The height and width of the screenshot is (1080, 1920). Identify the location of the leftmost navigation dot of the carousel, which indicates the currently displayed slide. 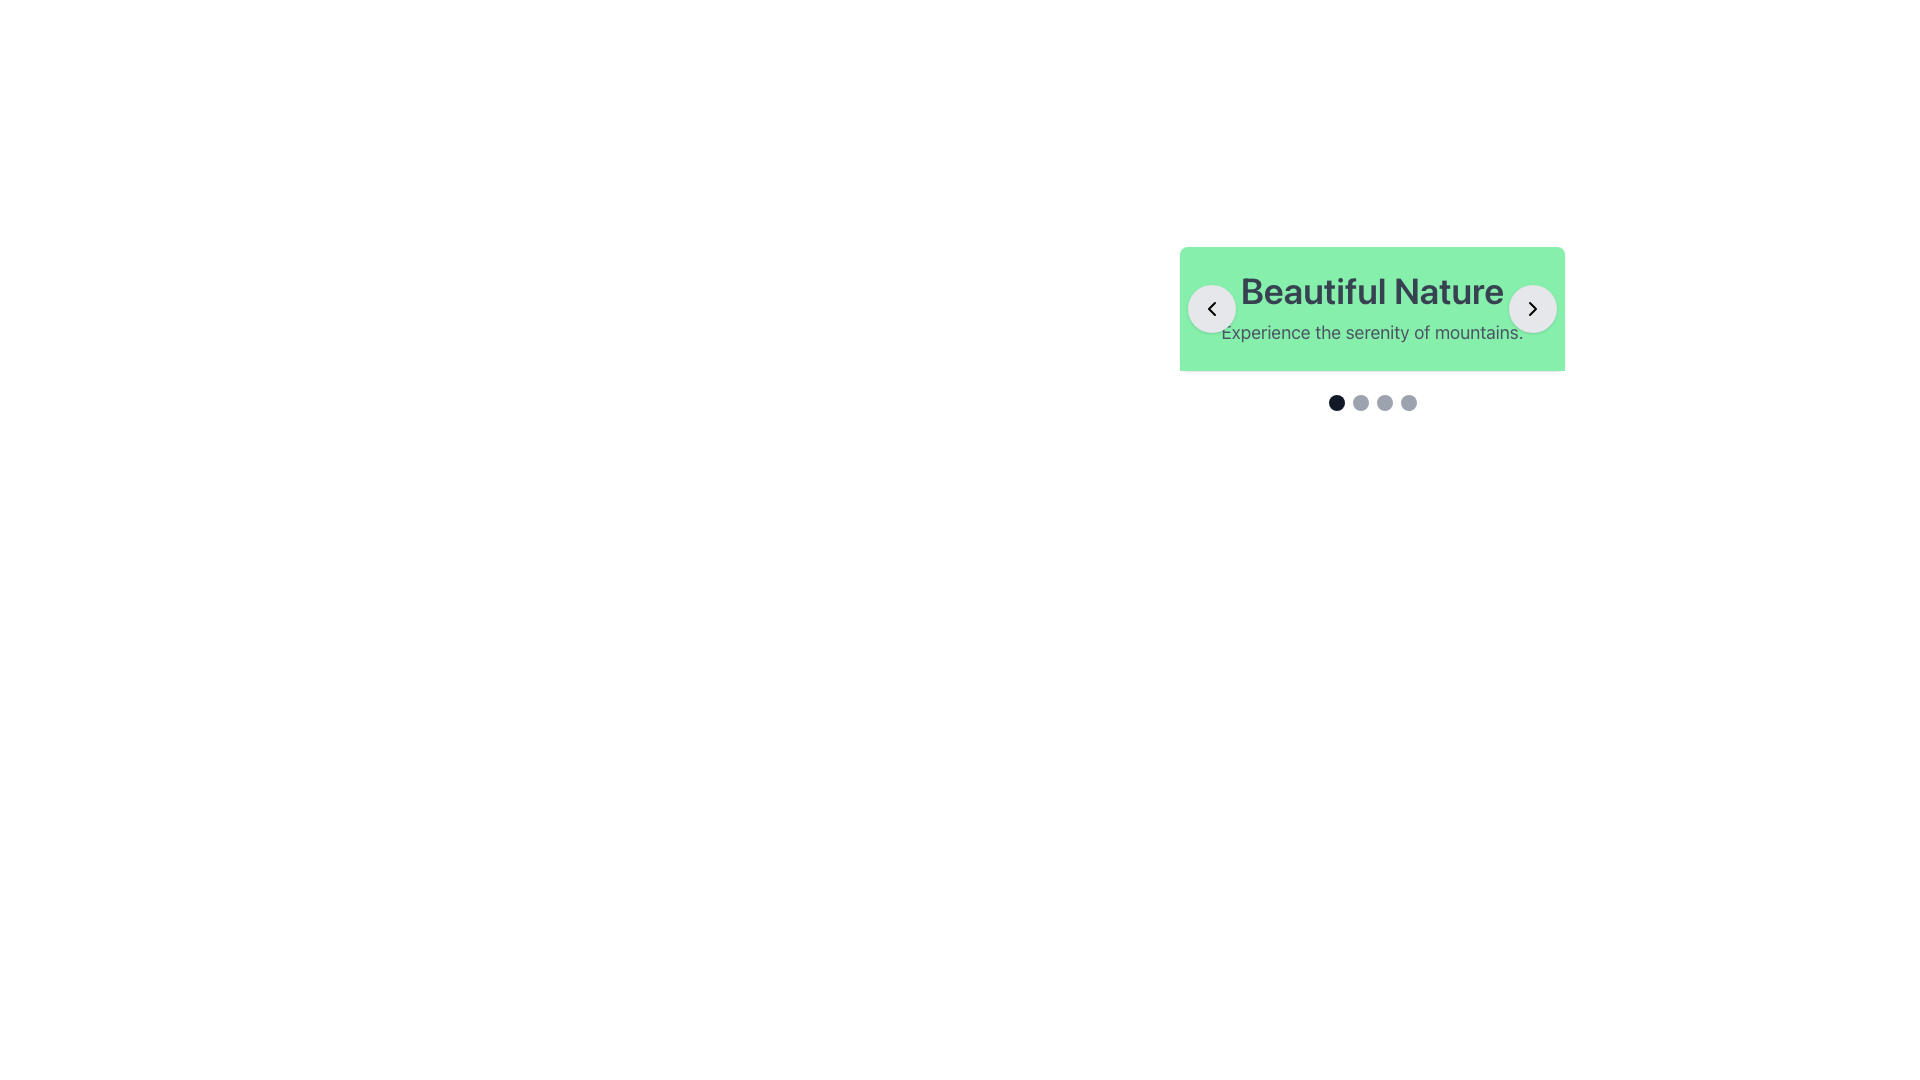
(1336, 402).